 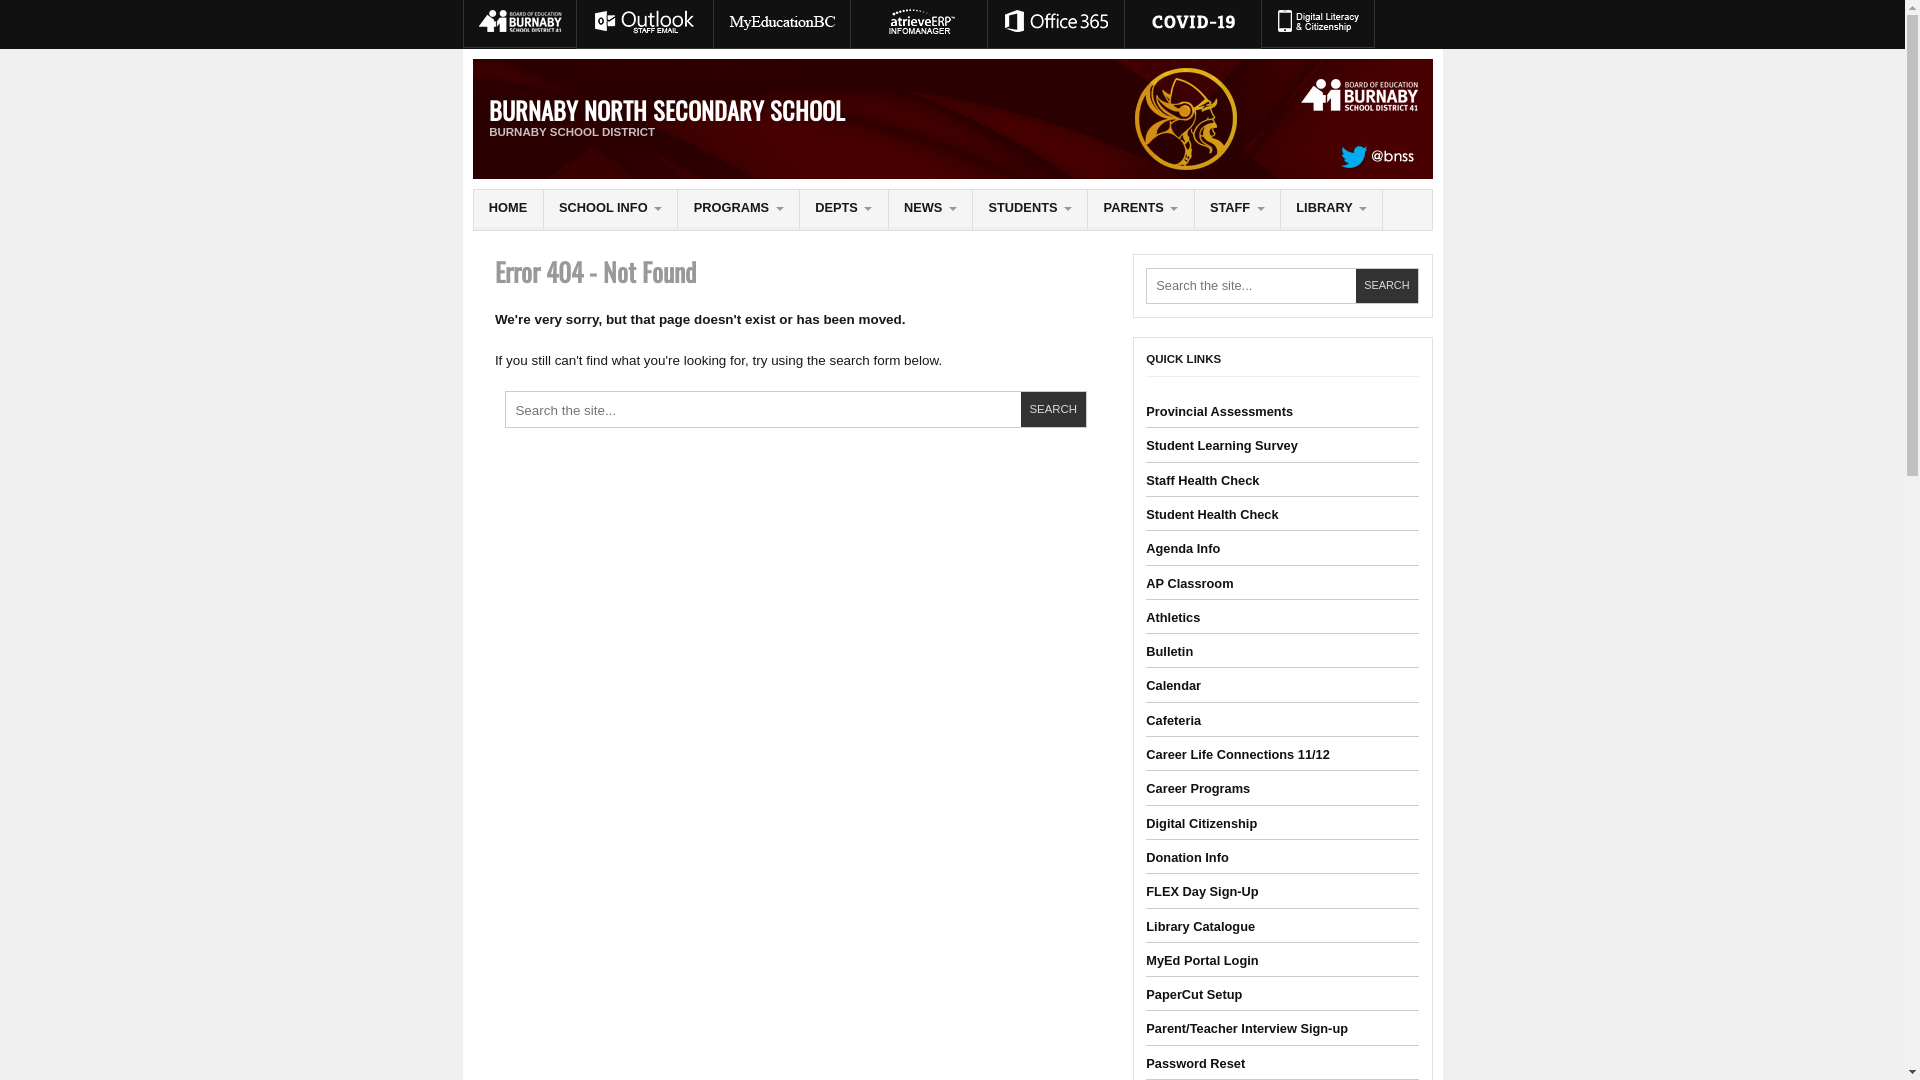 I want to click on 'Calendar', so click(x=1173, y=684).